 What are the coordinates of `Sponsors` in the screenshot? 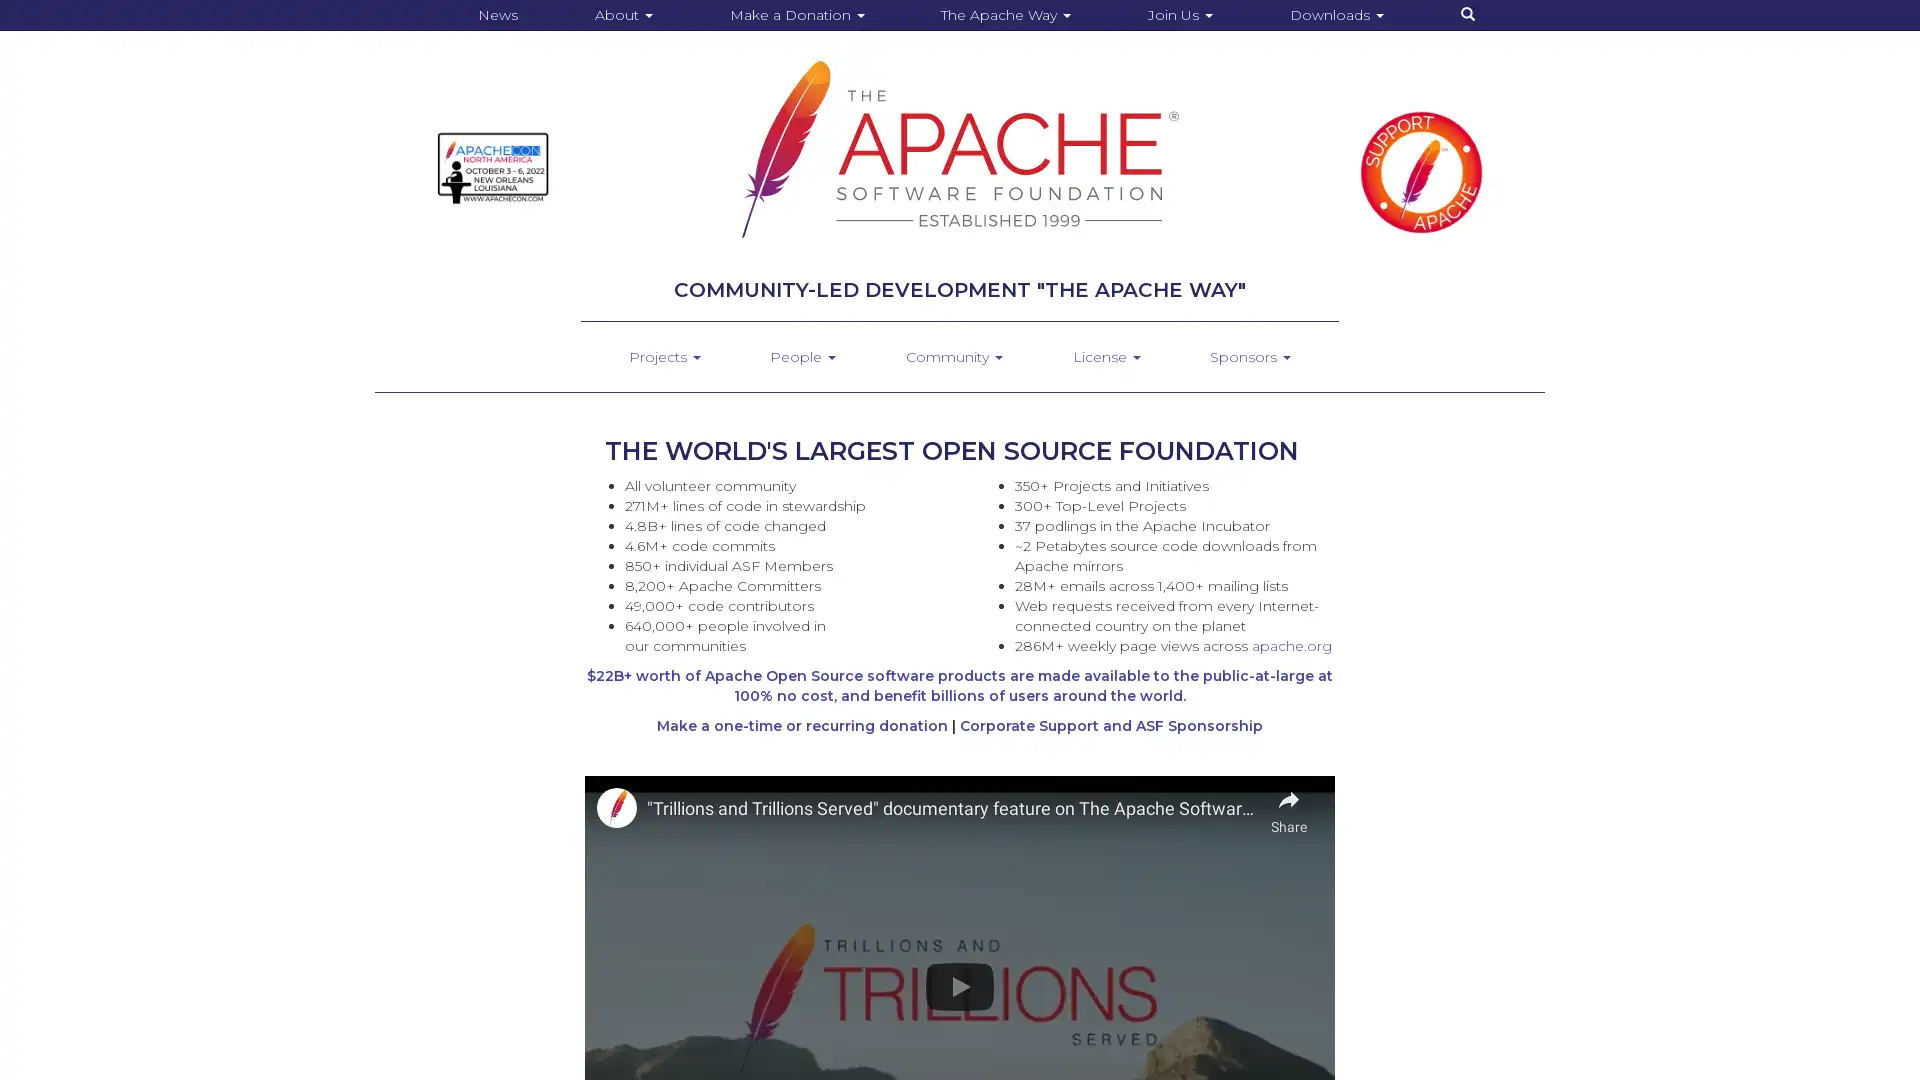 It's located at (1249, 356).